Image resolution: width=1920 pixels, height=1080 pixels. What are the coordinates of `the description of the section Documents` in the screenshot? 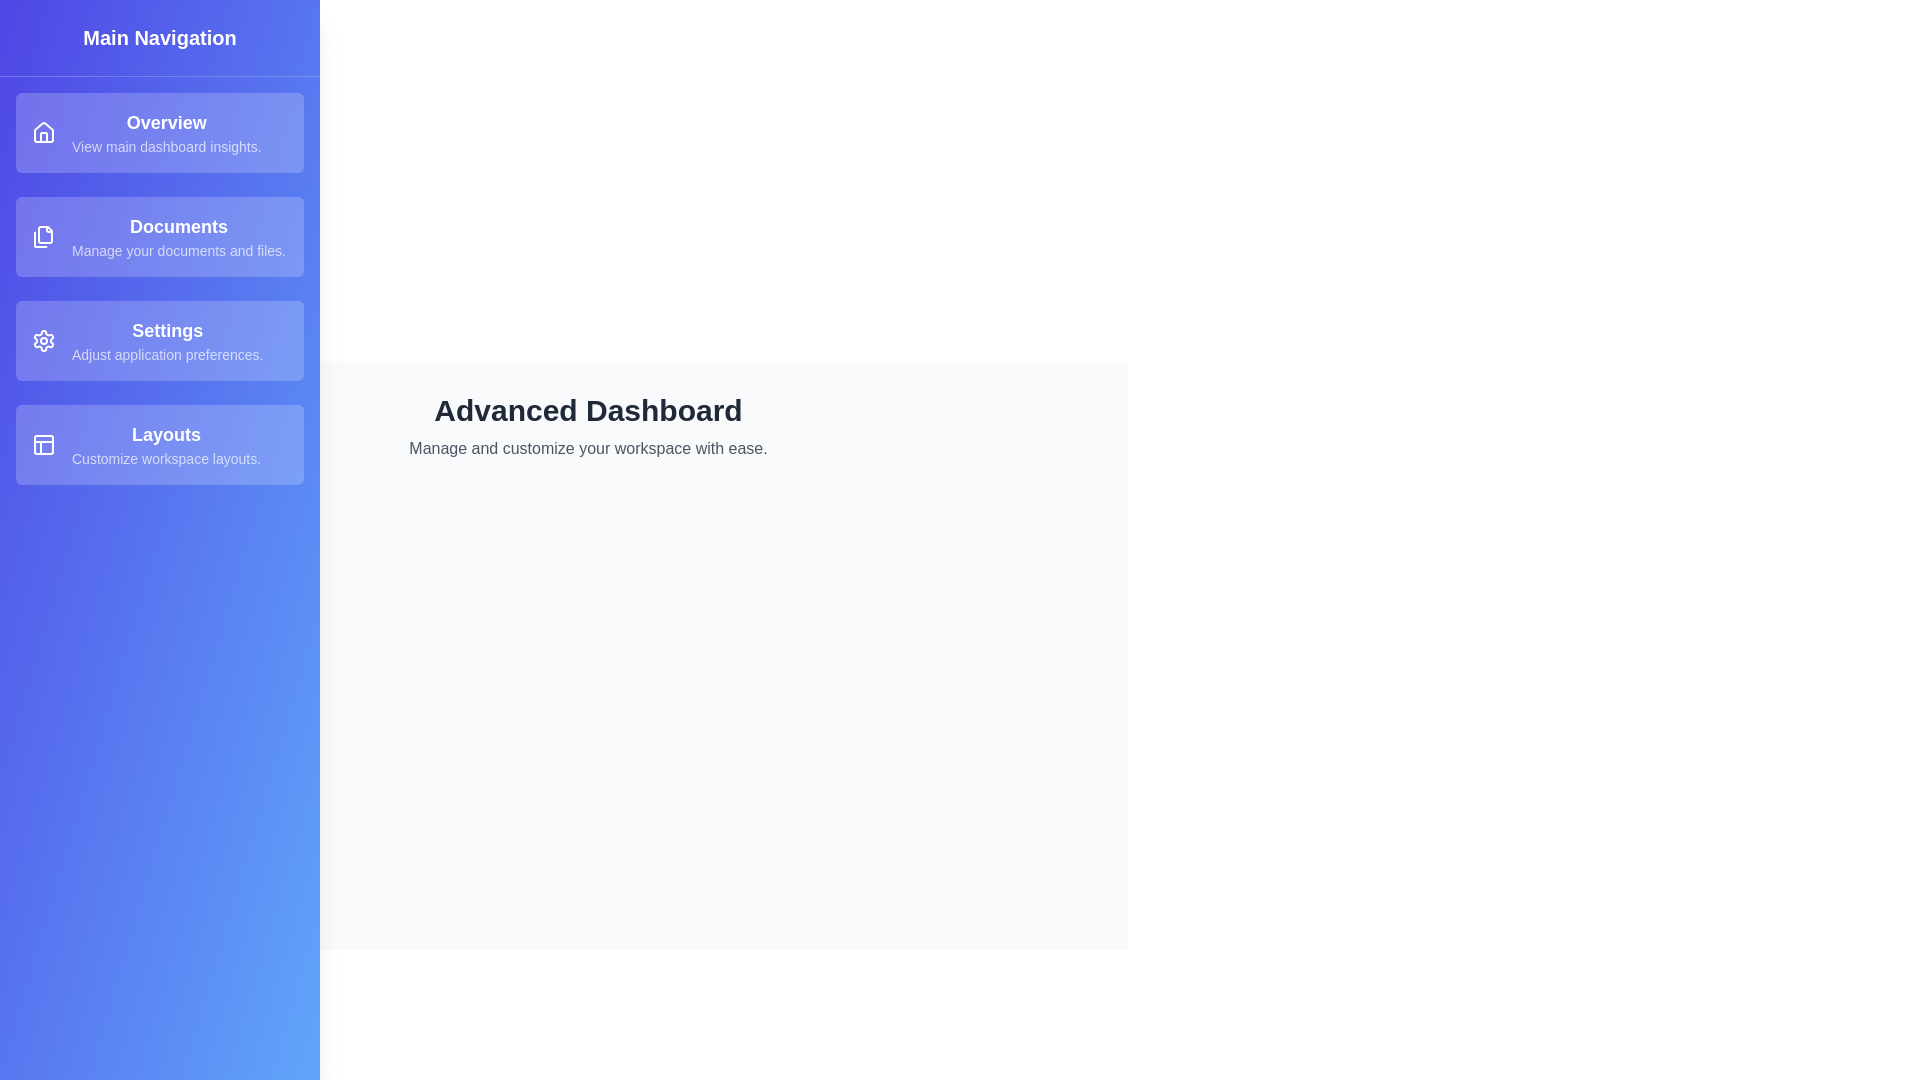 It's located at (158, 235).